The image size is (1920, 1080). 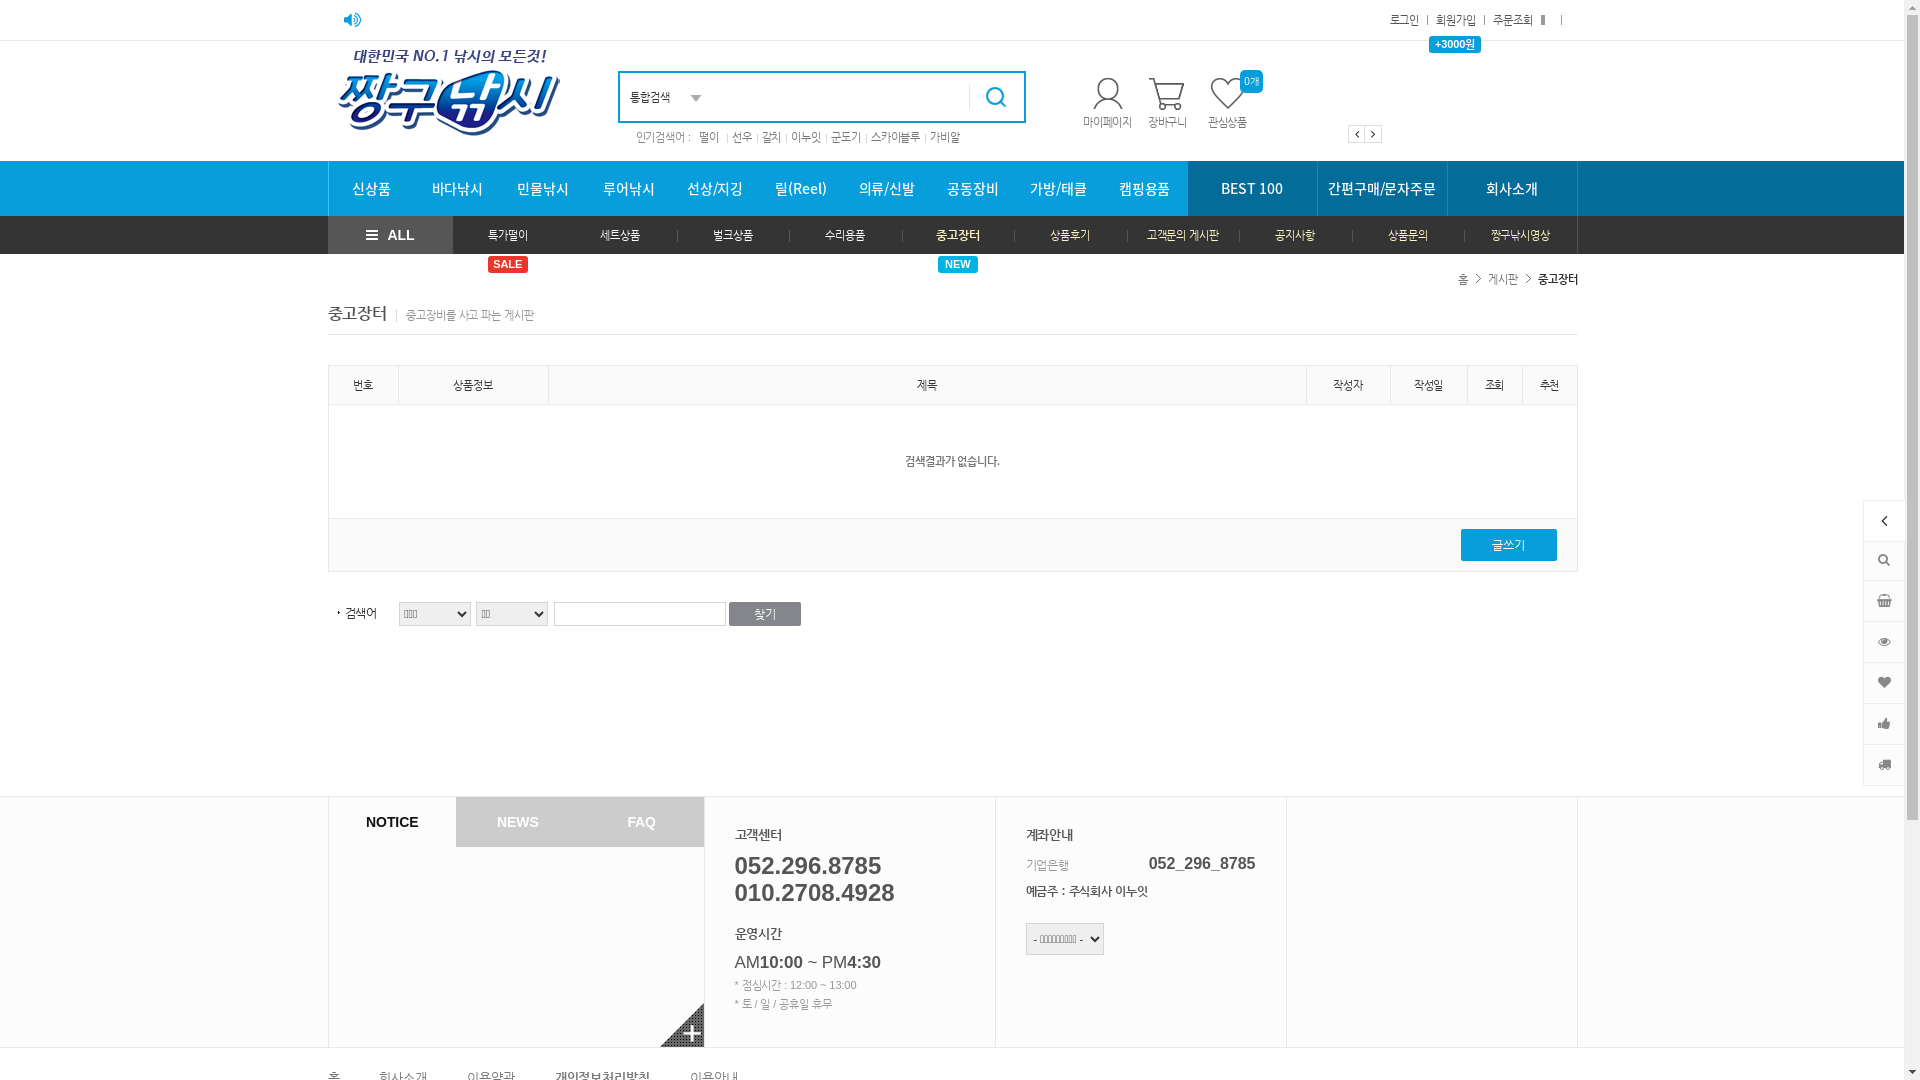 What do you see at coordinates (579, 821) in the screenshot?
I see `'FAQ'` at bounding box center [579, 821].